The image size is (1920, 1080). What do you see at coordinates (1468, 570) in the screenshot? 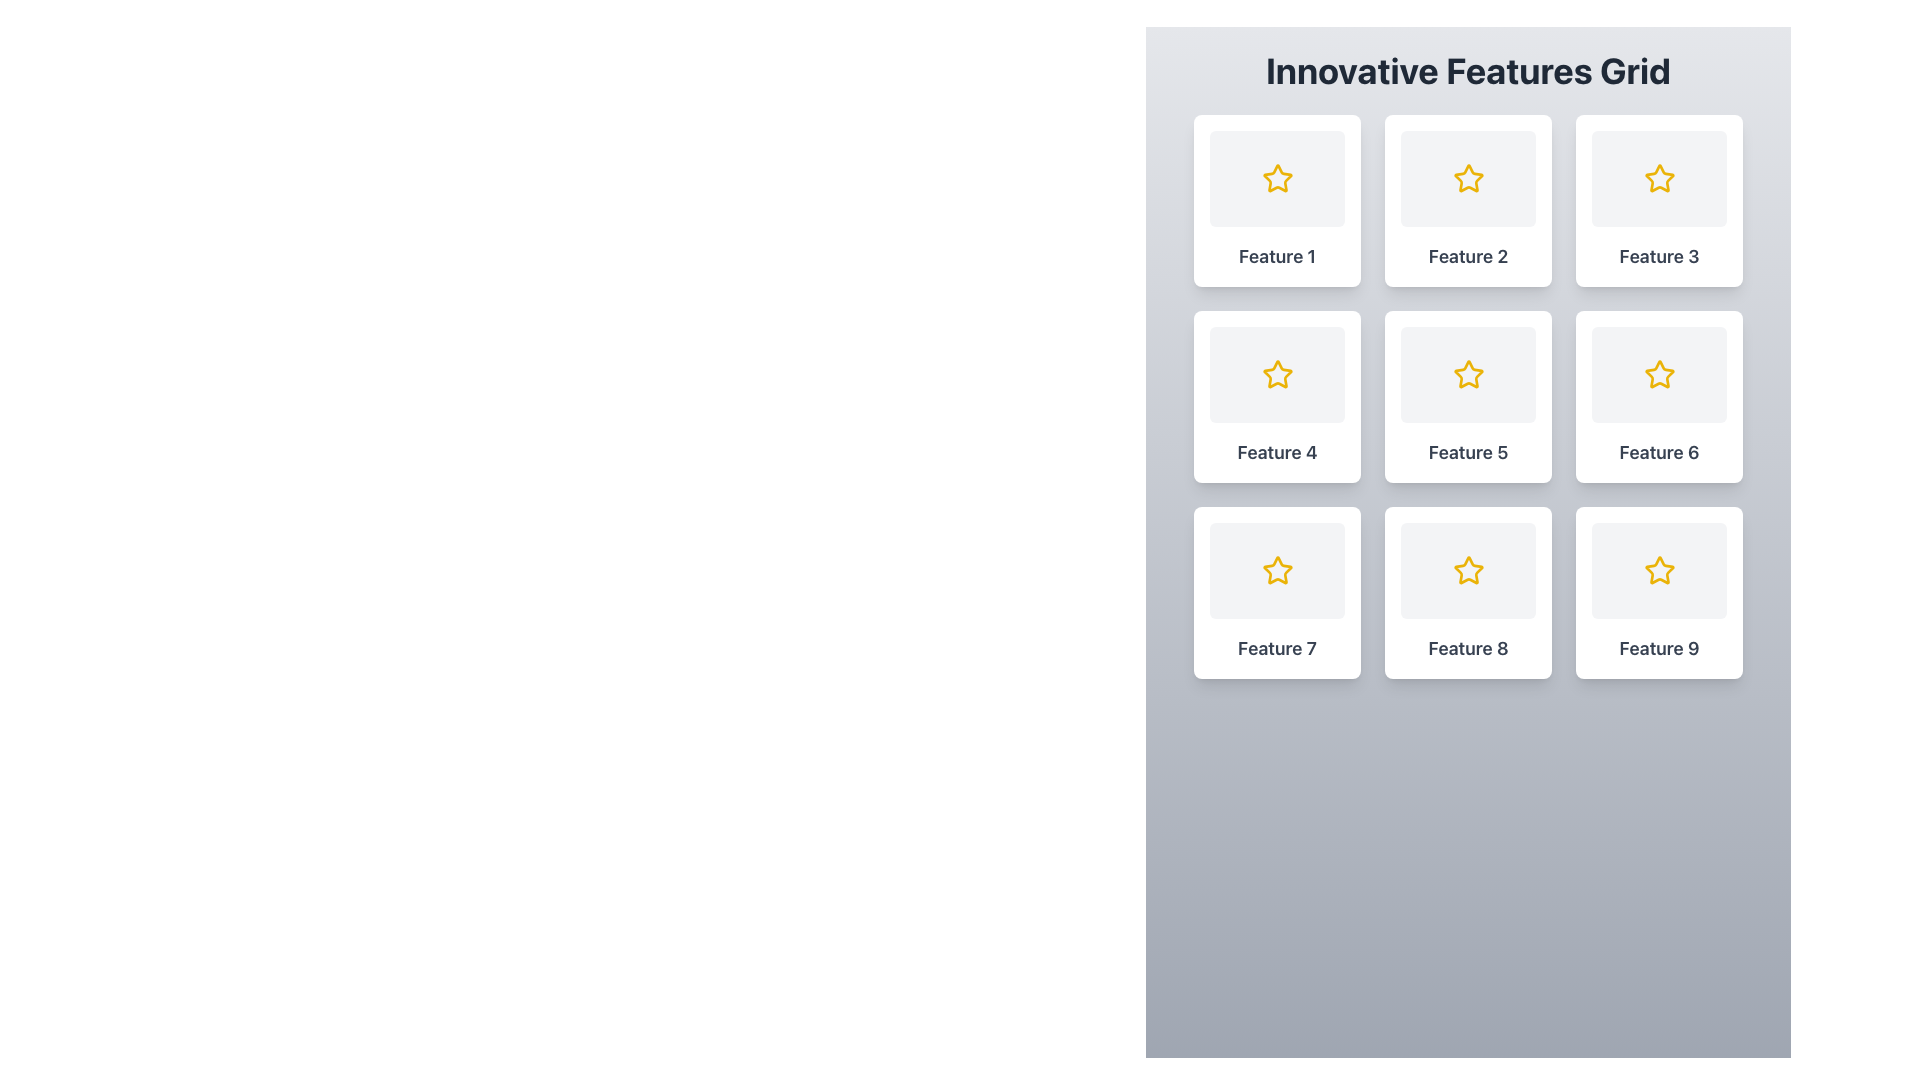
I see `the star icon representing the 'Feature 8' card, located in the third row and second column of the grid layout` at bounding box center [1468, 570].